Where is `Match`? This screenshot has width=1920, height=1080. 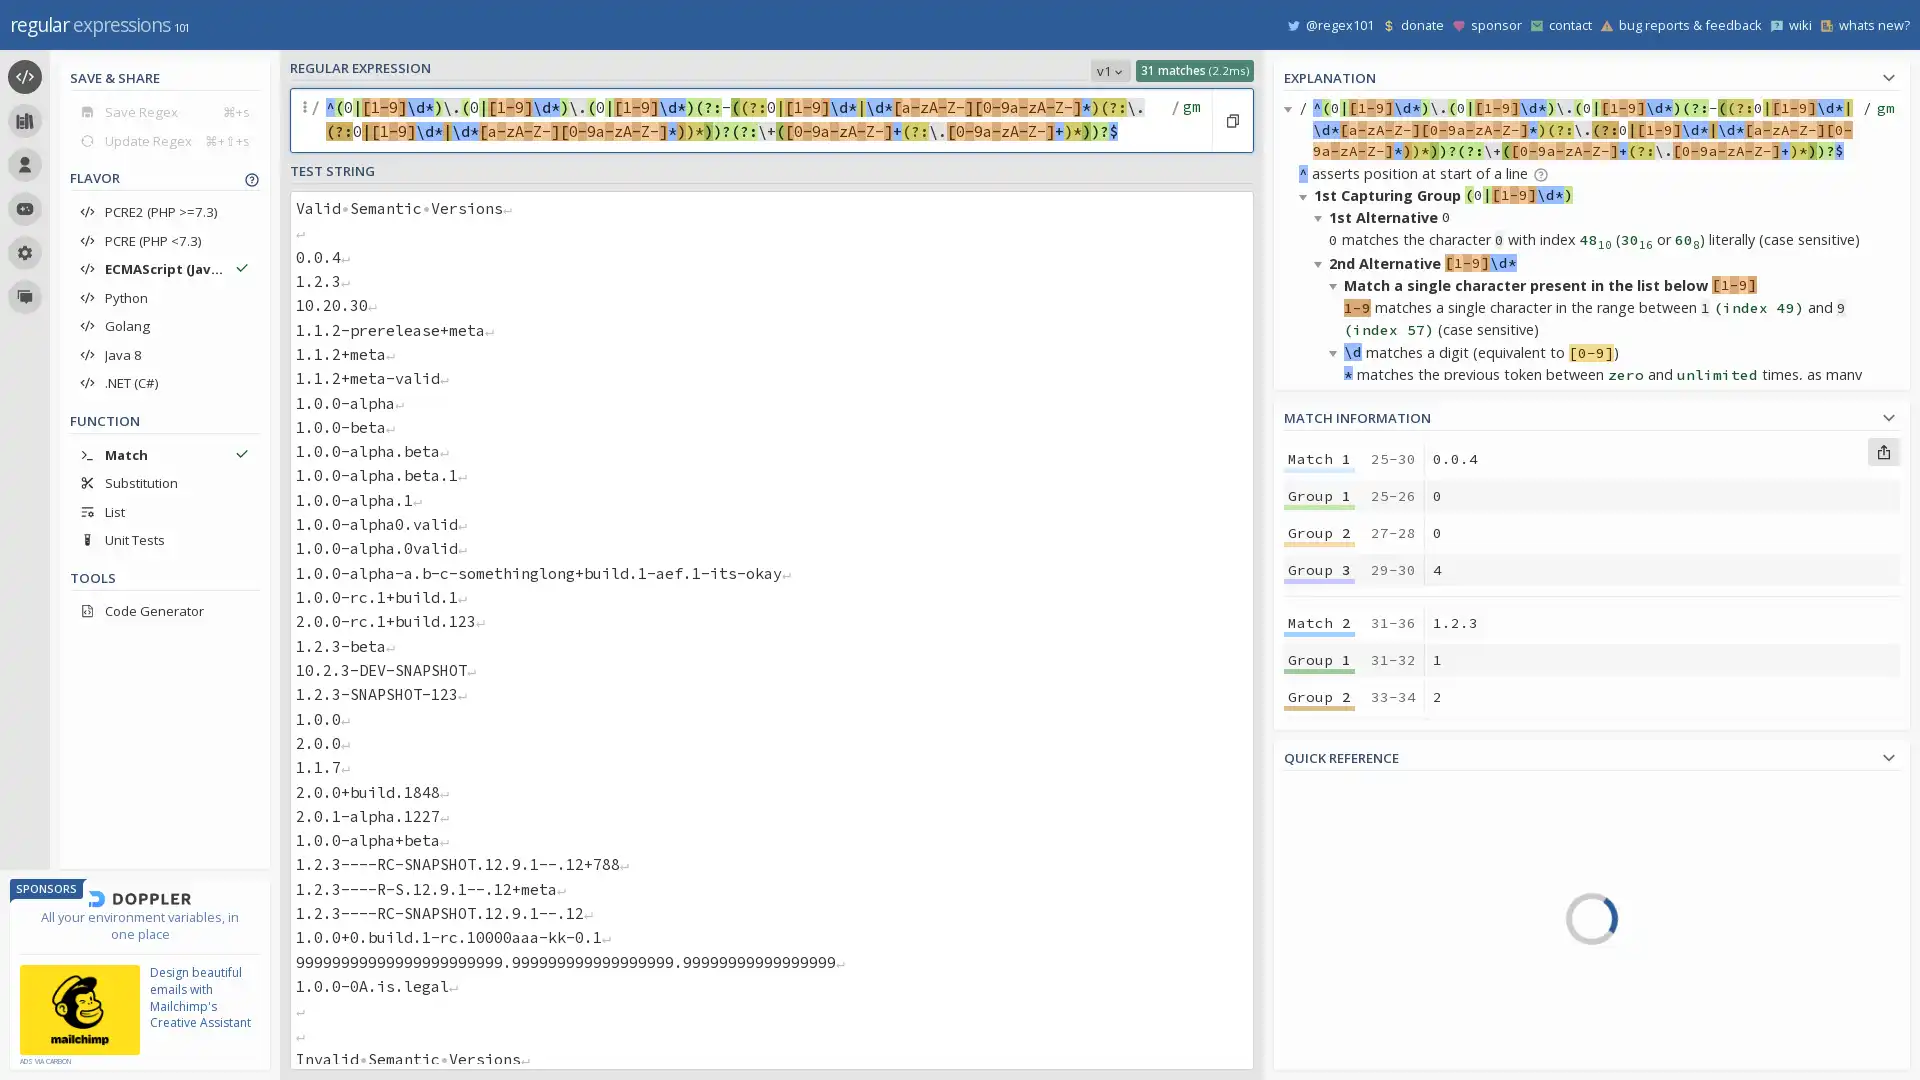
Match is located at coordinates (164, 454).